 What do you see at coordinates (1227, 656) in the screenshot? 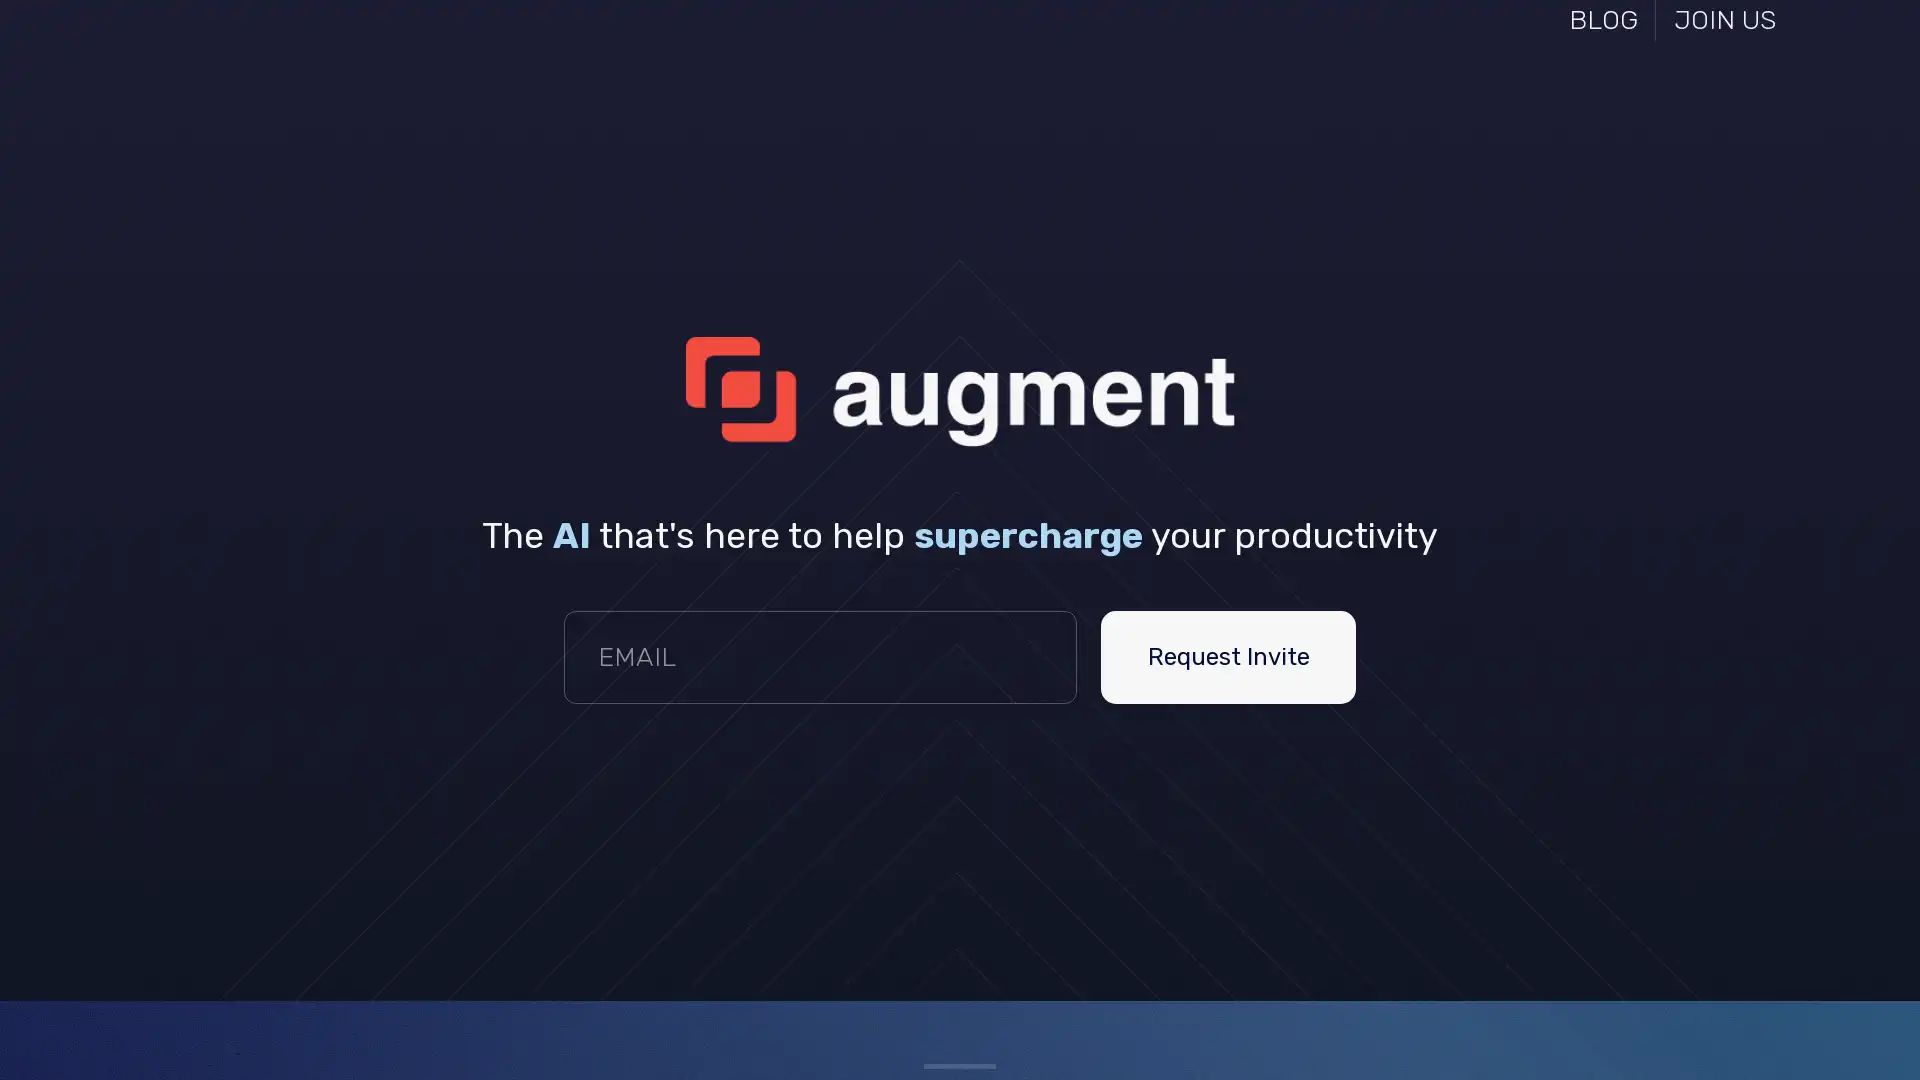
I see `Request Invite` at bounding box center [1227, 656].